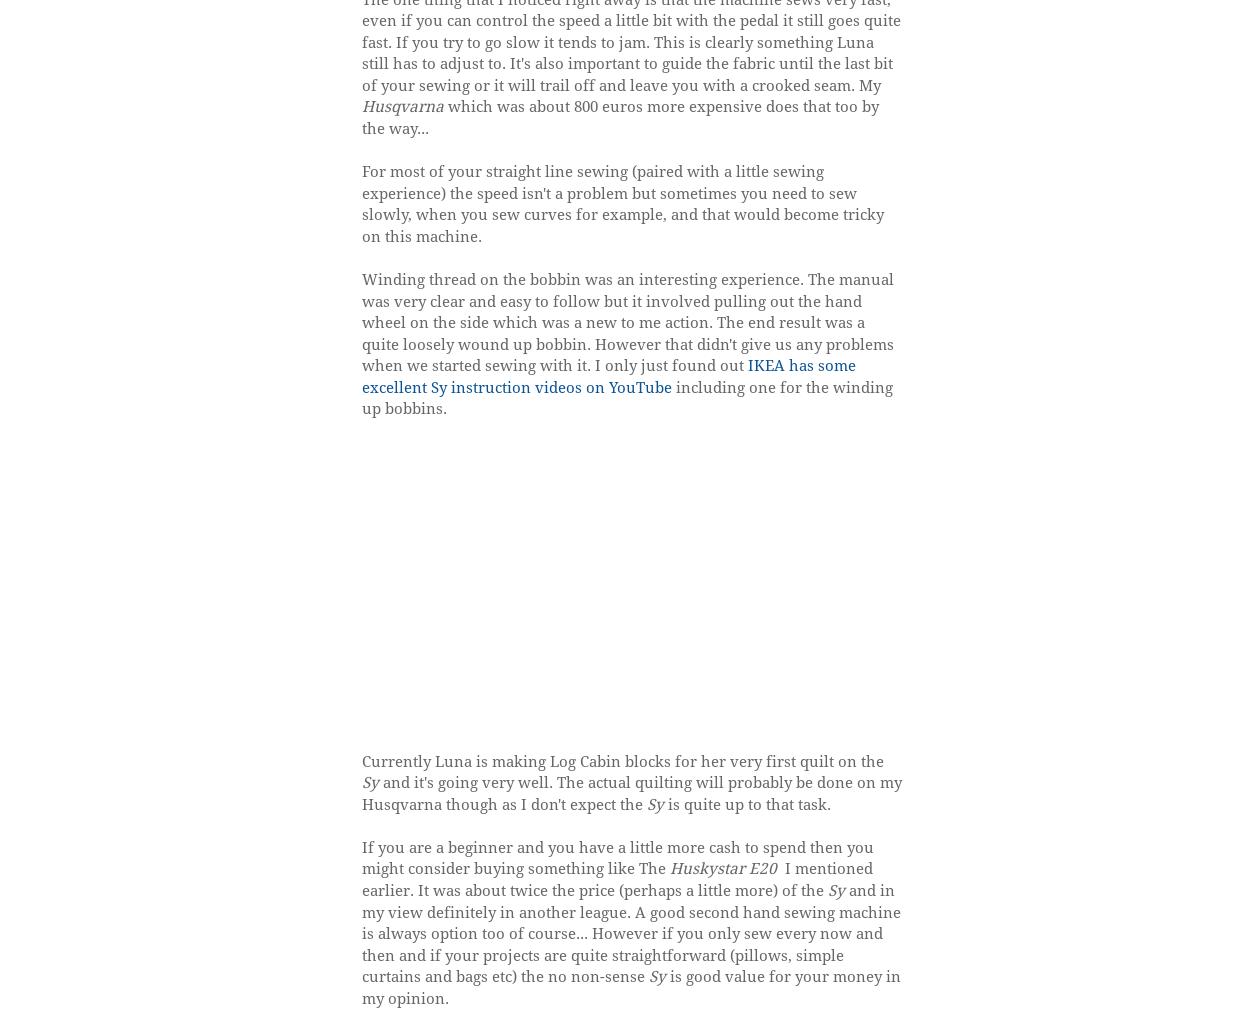  What do you see at coordinates (663, 802) in the screenshot?
I see `'is quite up to that task.'` at bounding box center [663, 802].